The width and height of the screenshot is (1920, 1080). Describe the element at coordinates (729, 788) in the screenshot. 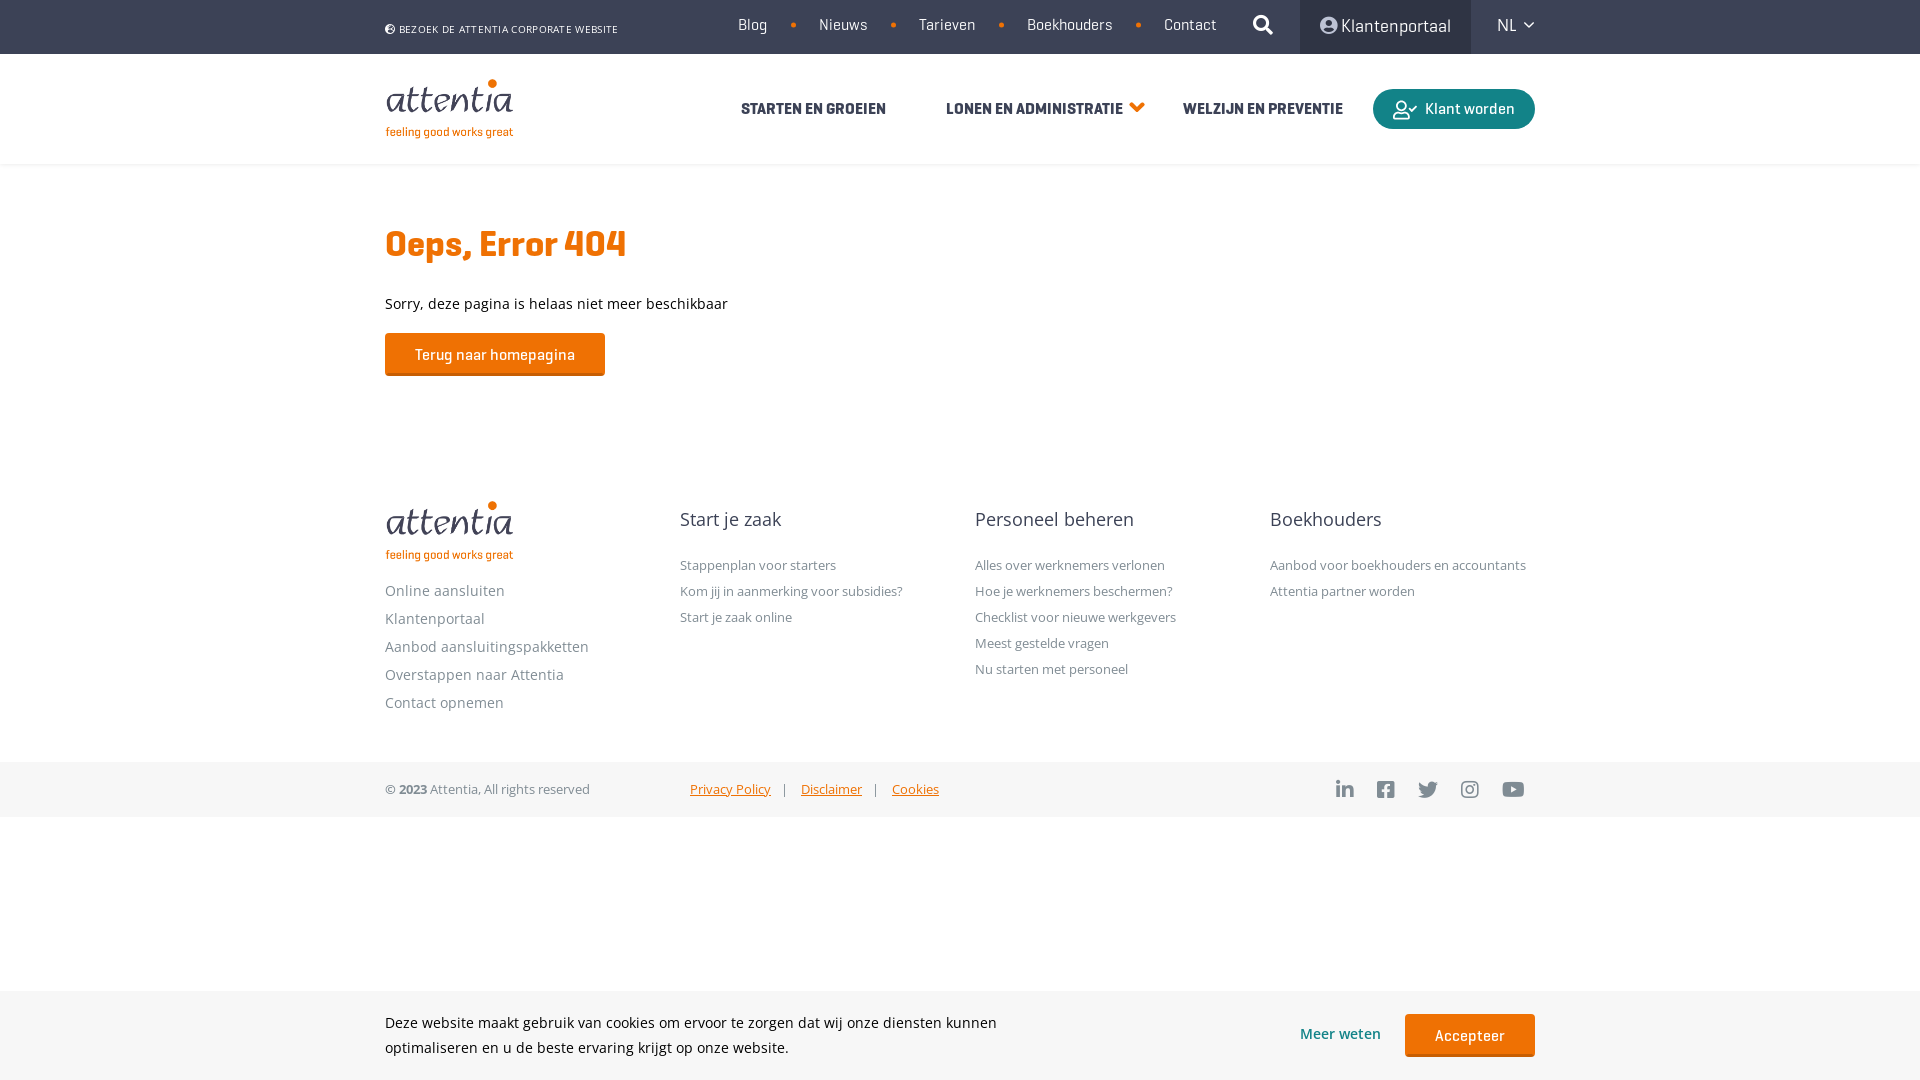

I see `'Privacy Policy'` at that location.